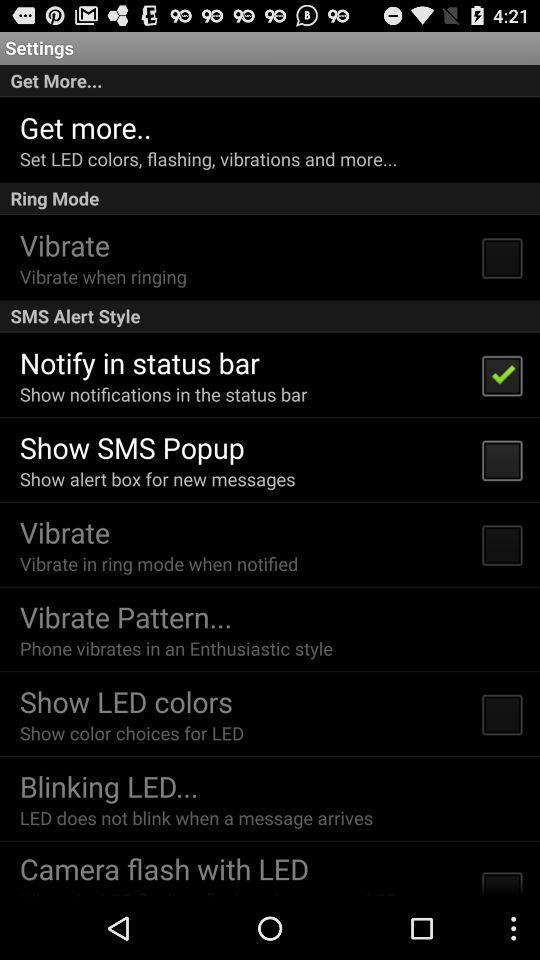 This screenshot has width=540, height=960. What do you see at coordinates (125, 615) in the screenshot?
I see `the icon above the phone vibrates in item` at bounding box center [125, 615].